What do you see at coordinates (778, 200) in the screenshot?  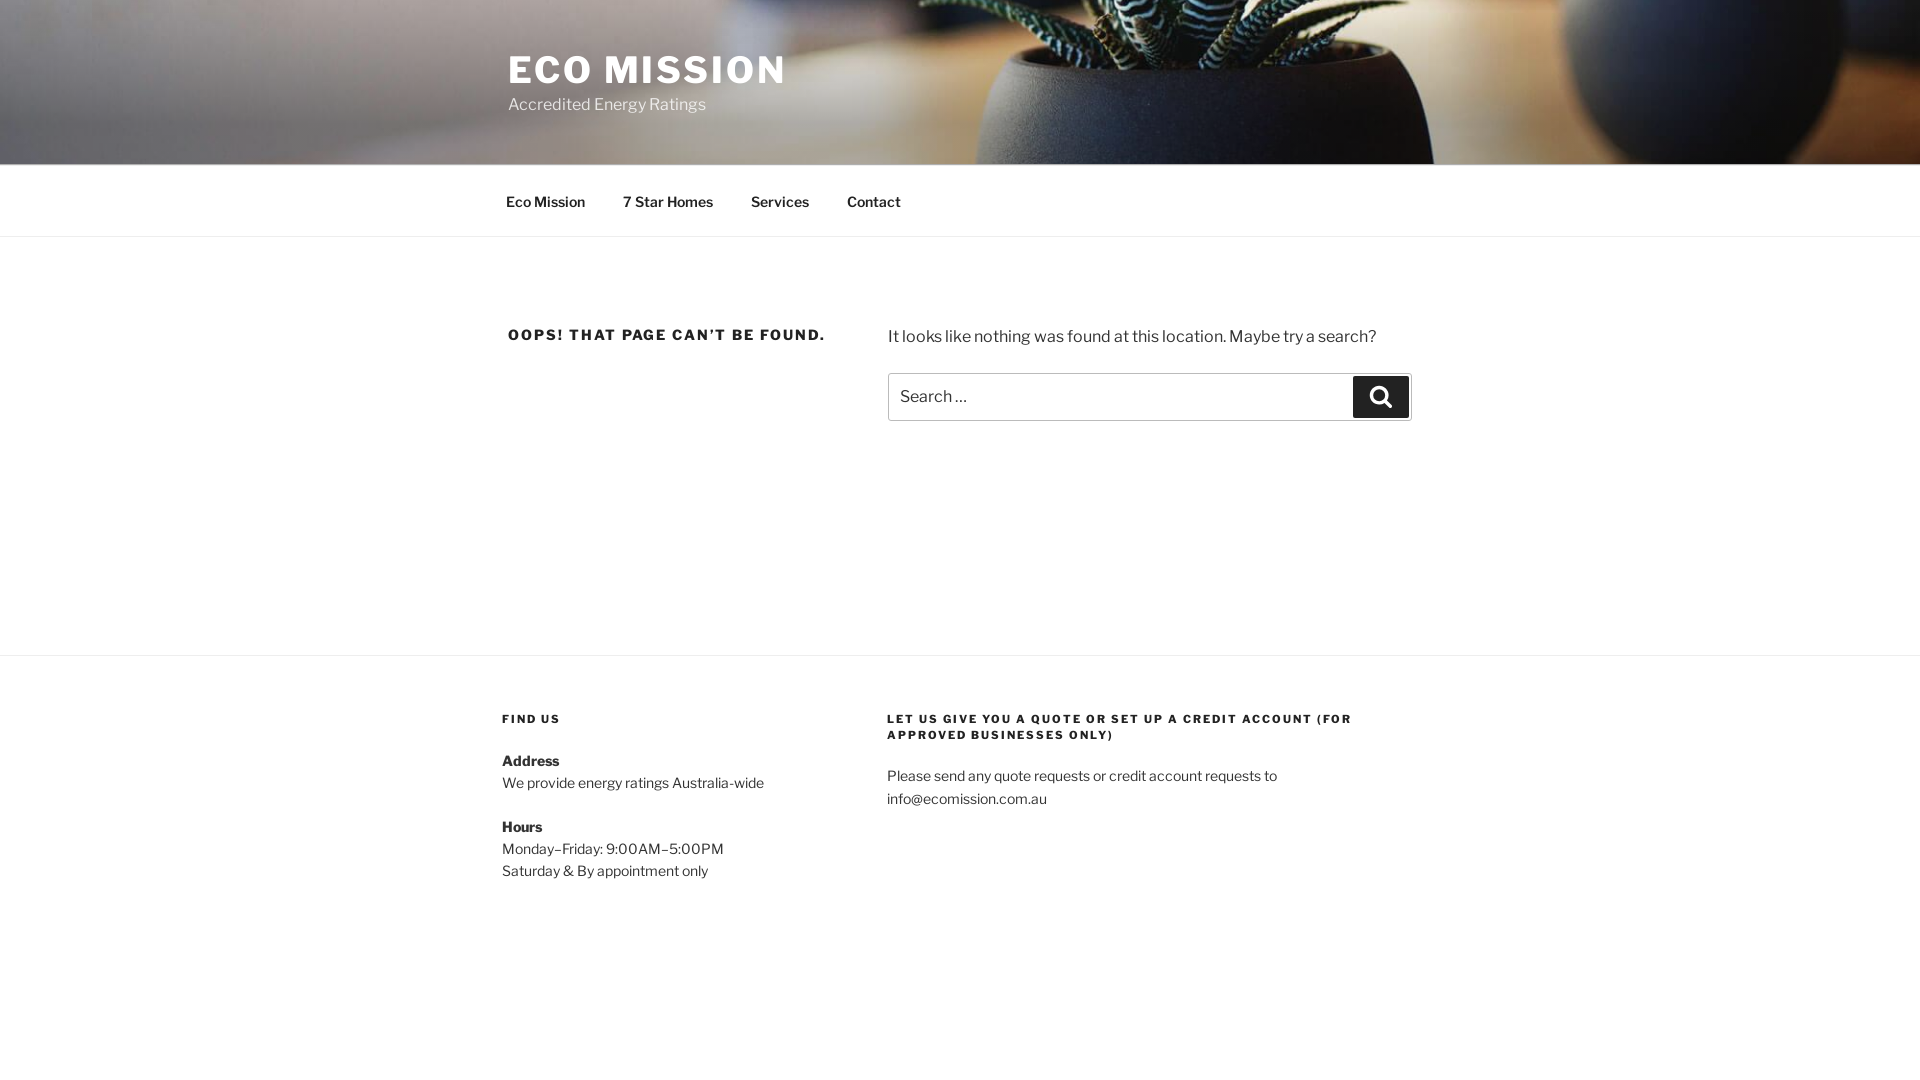 I see `'Services'` at bounding box center [778, 200].